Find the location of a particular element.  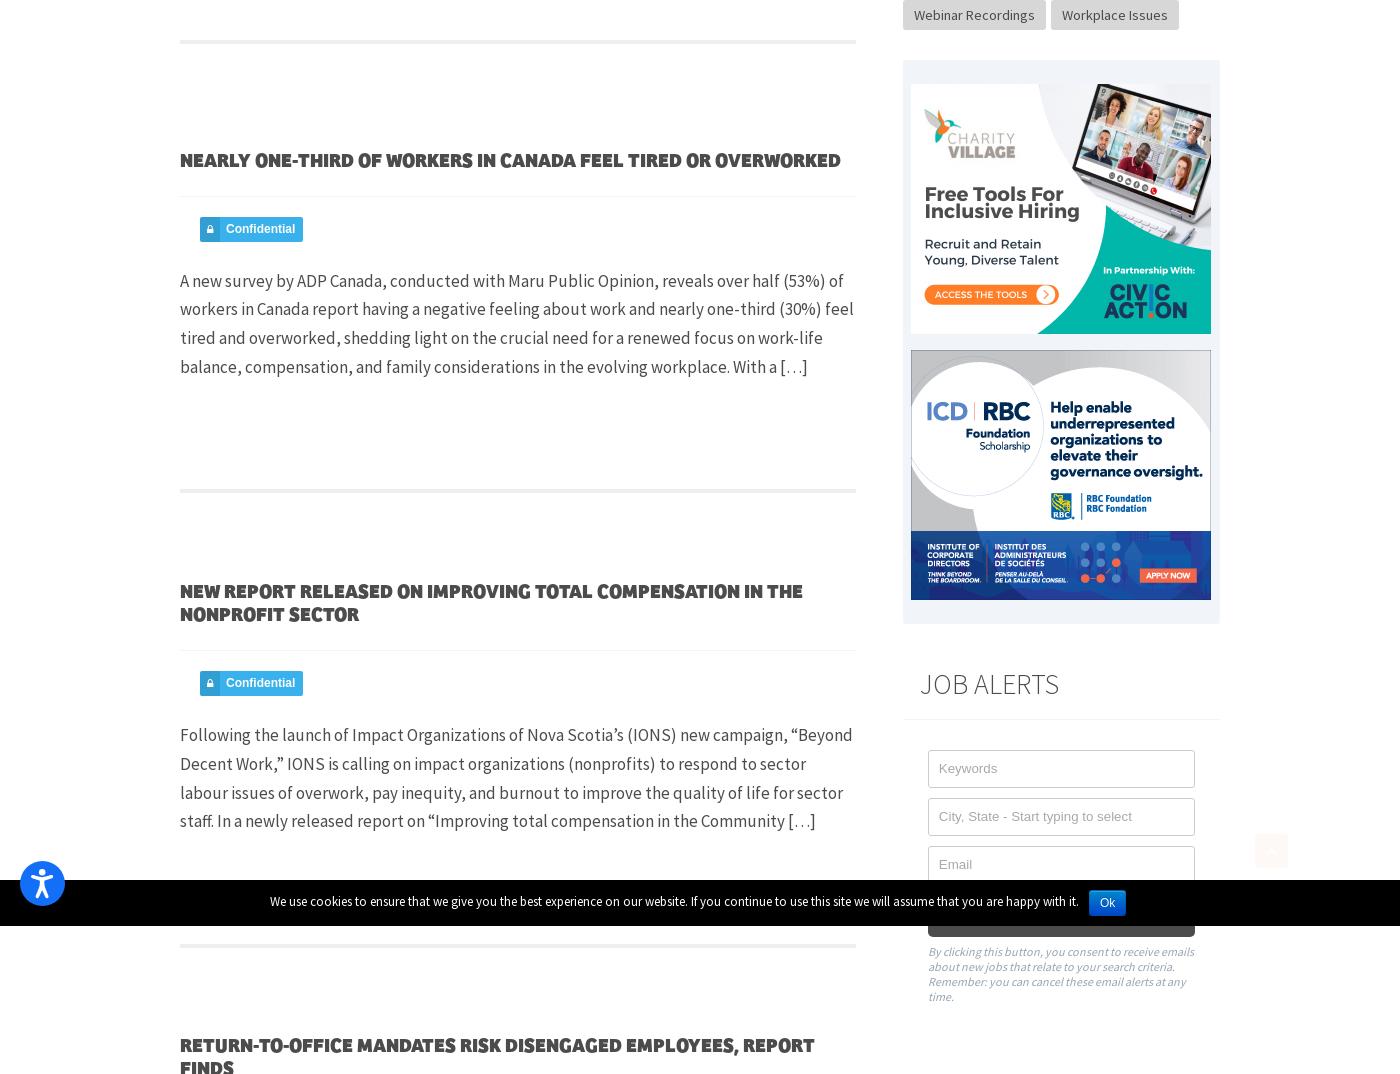

'By clicking this button, you consent to receive emails about new jobs that relate to your search criteria. Remember: you can cancel these email alerts at any time.' is located at coordinates (1059, 972).